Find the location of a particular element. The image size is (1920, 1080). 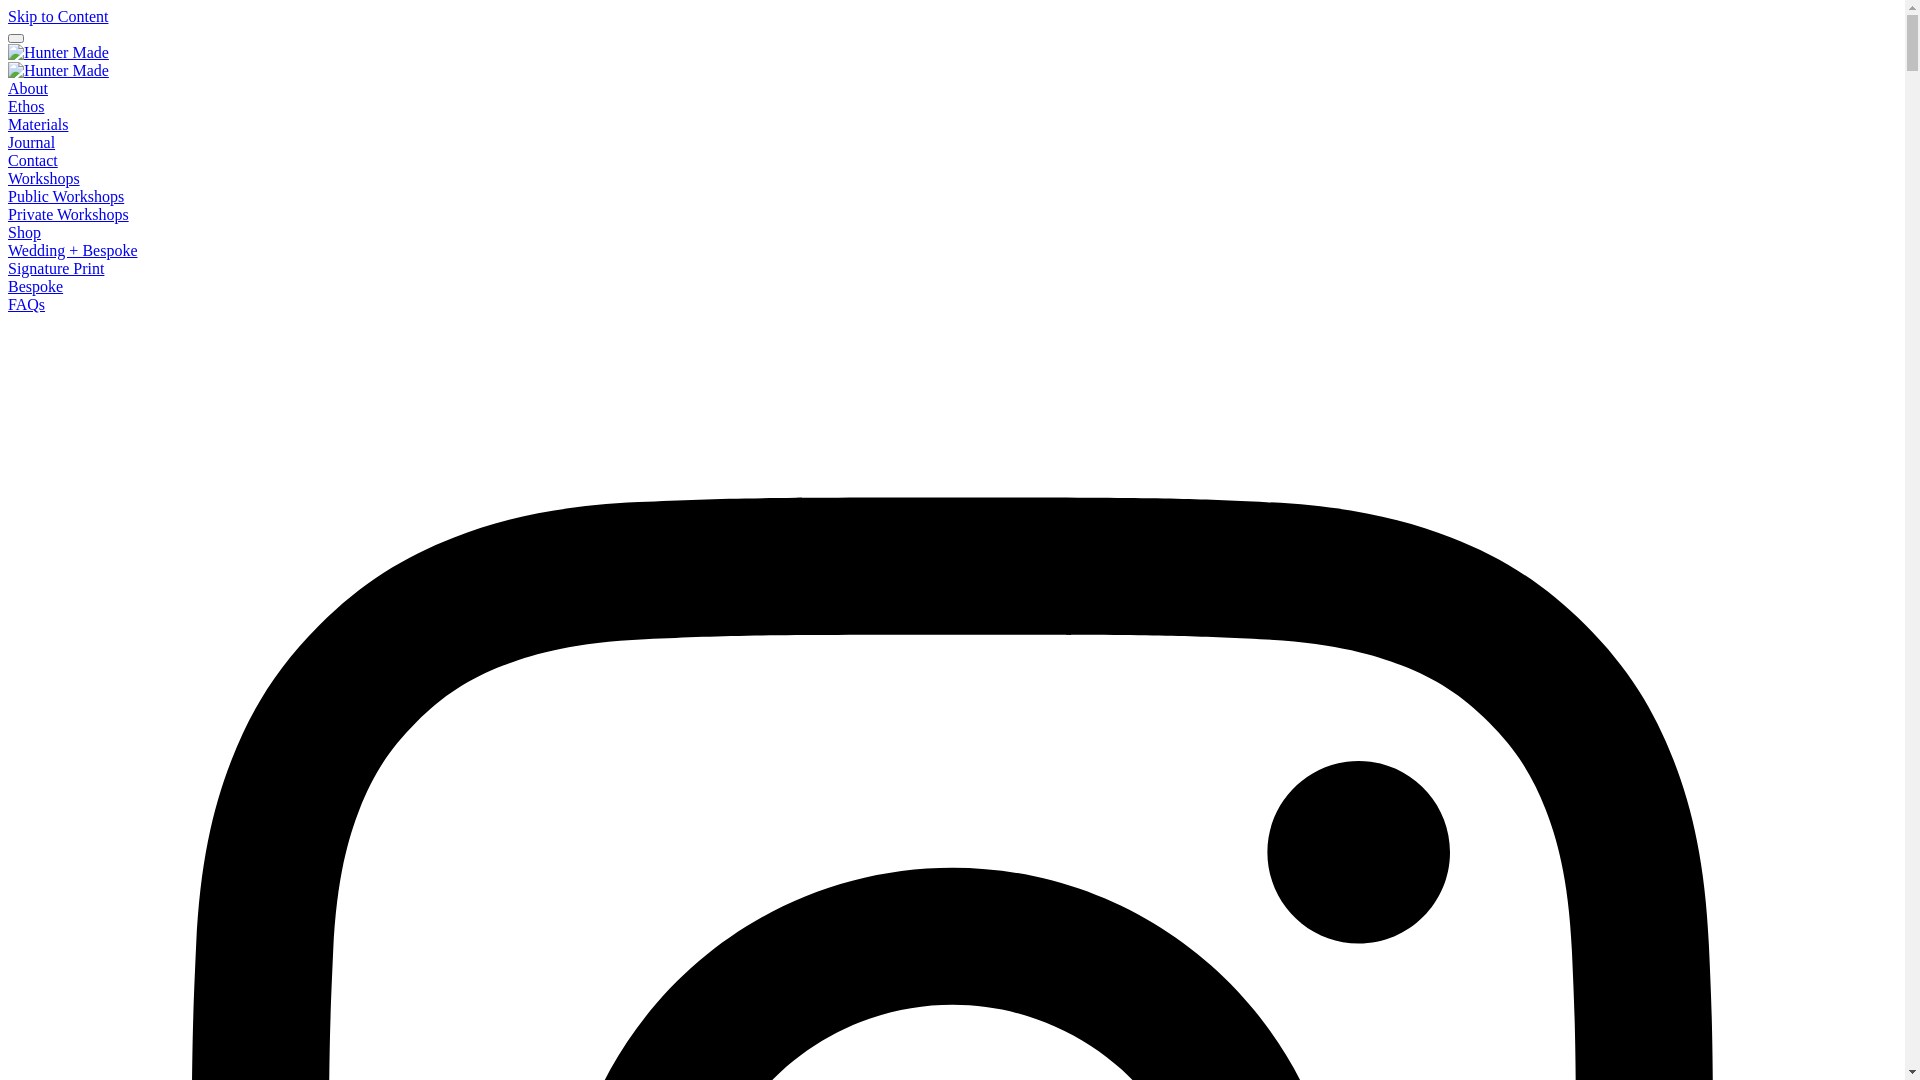

'FAQs' is located at coordinates (8, 304).